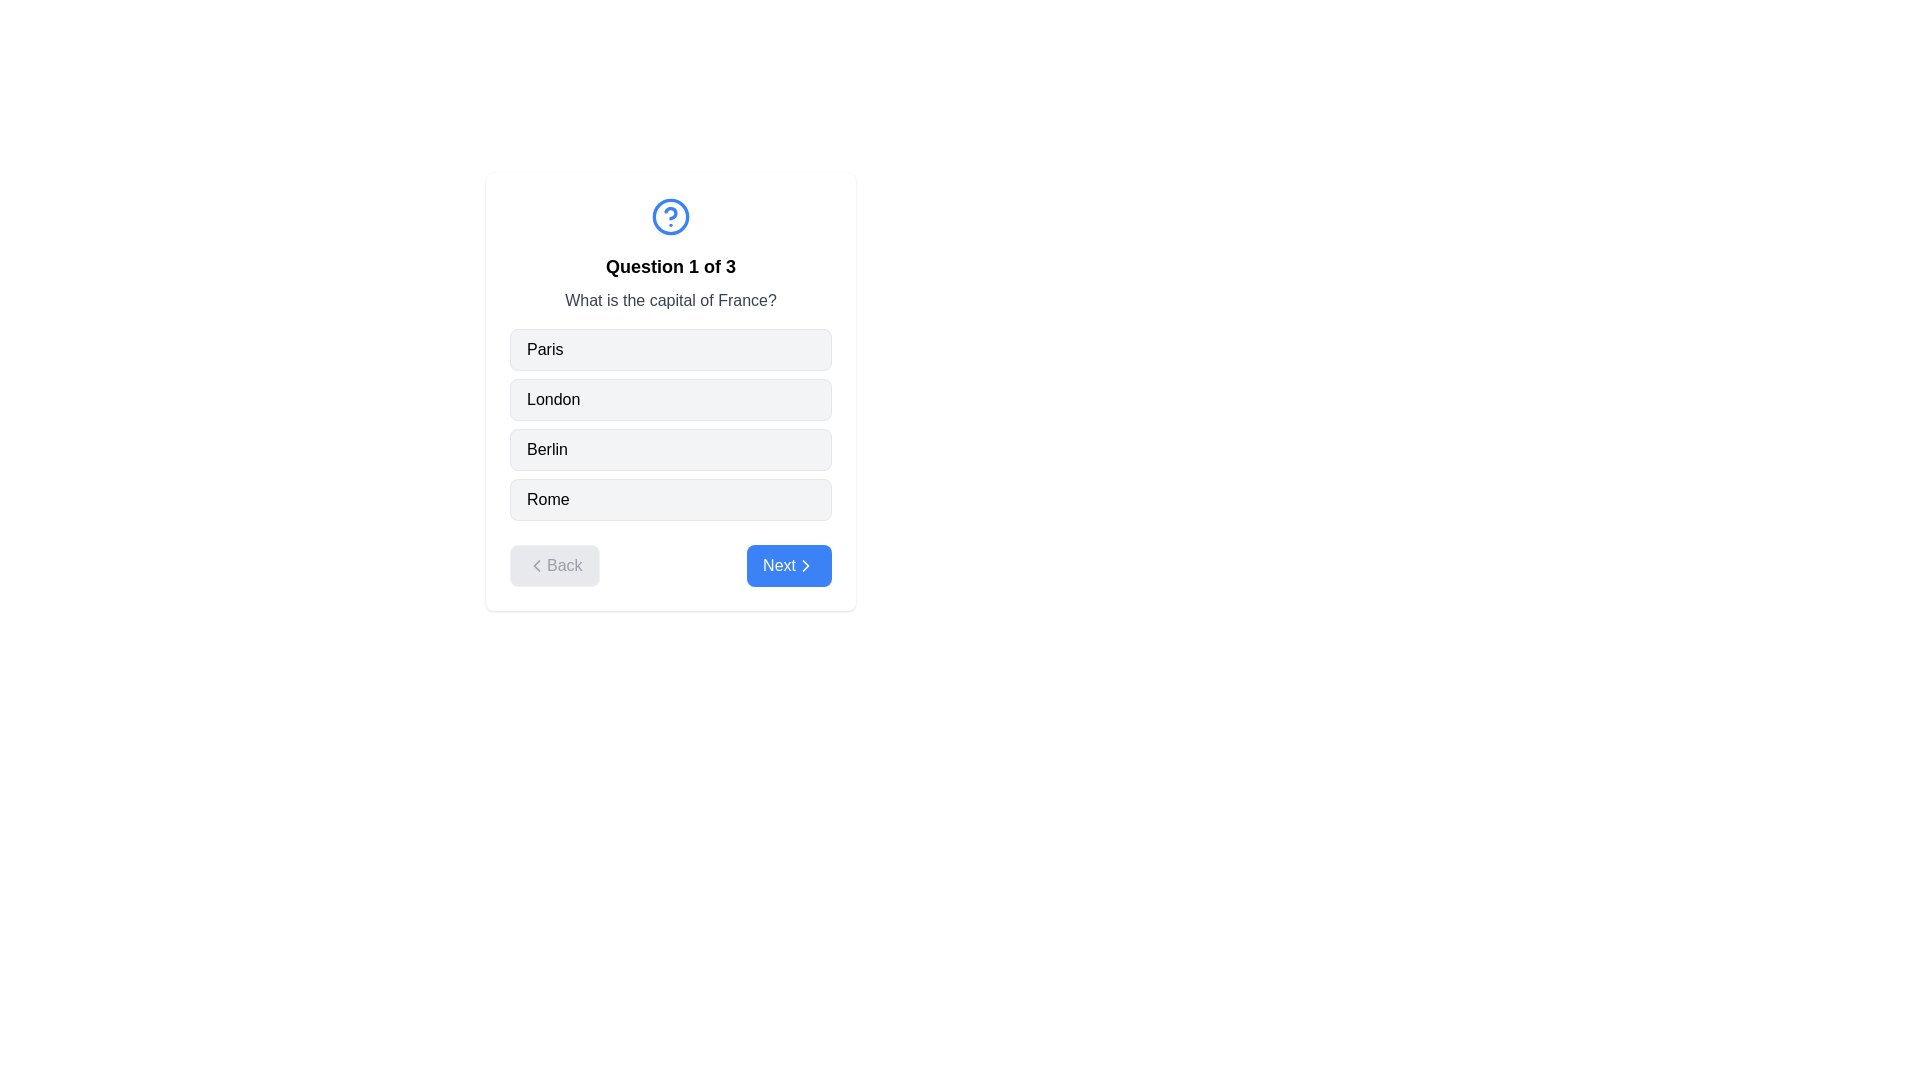 The image size is (1920, 1080). What do you see at coordinates (547, 450) in the screenshot?
I see `the text label displaying 'Berlin' in black, which is located within a light gray rectangular button below the quiz question` at bounding box center [547, 450].